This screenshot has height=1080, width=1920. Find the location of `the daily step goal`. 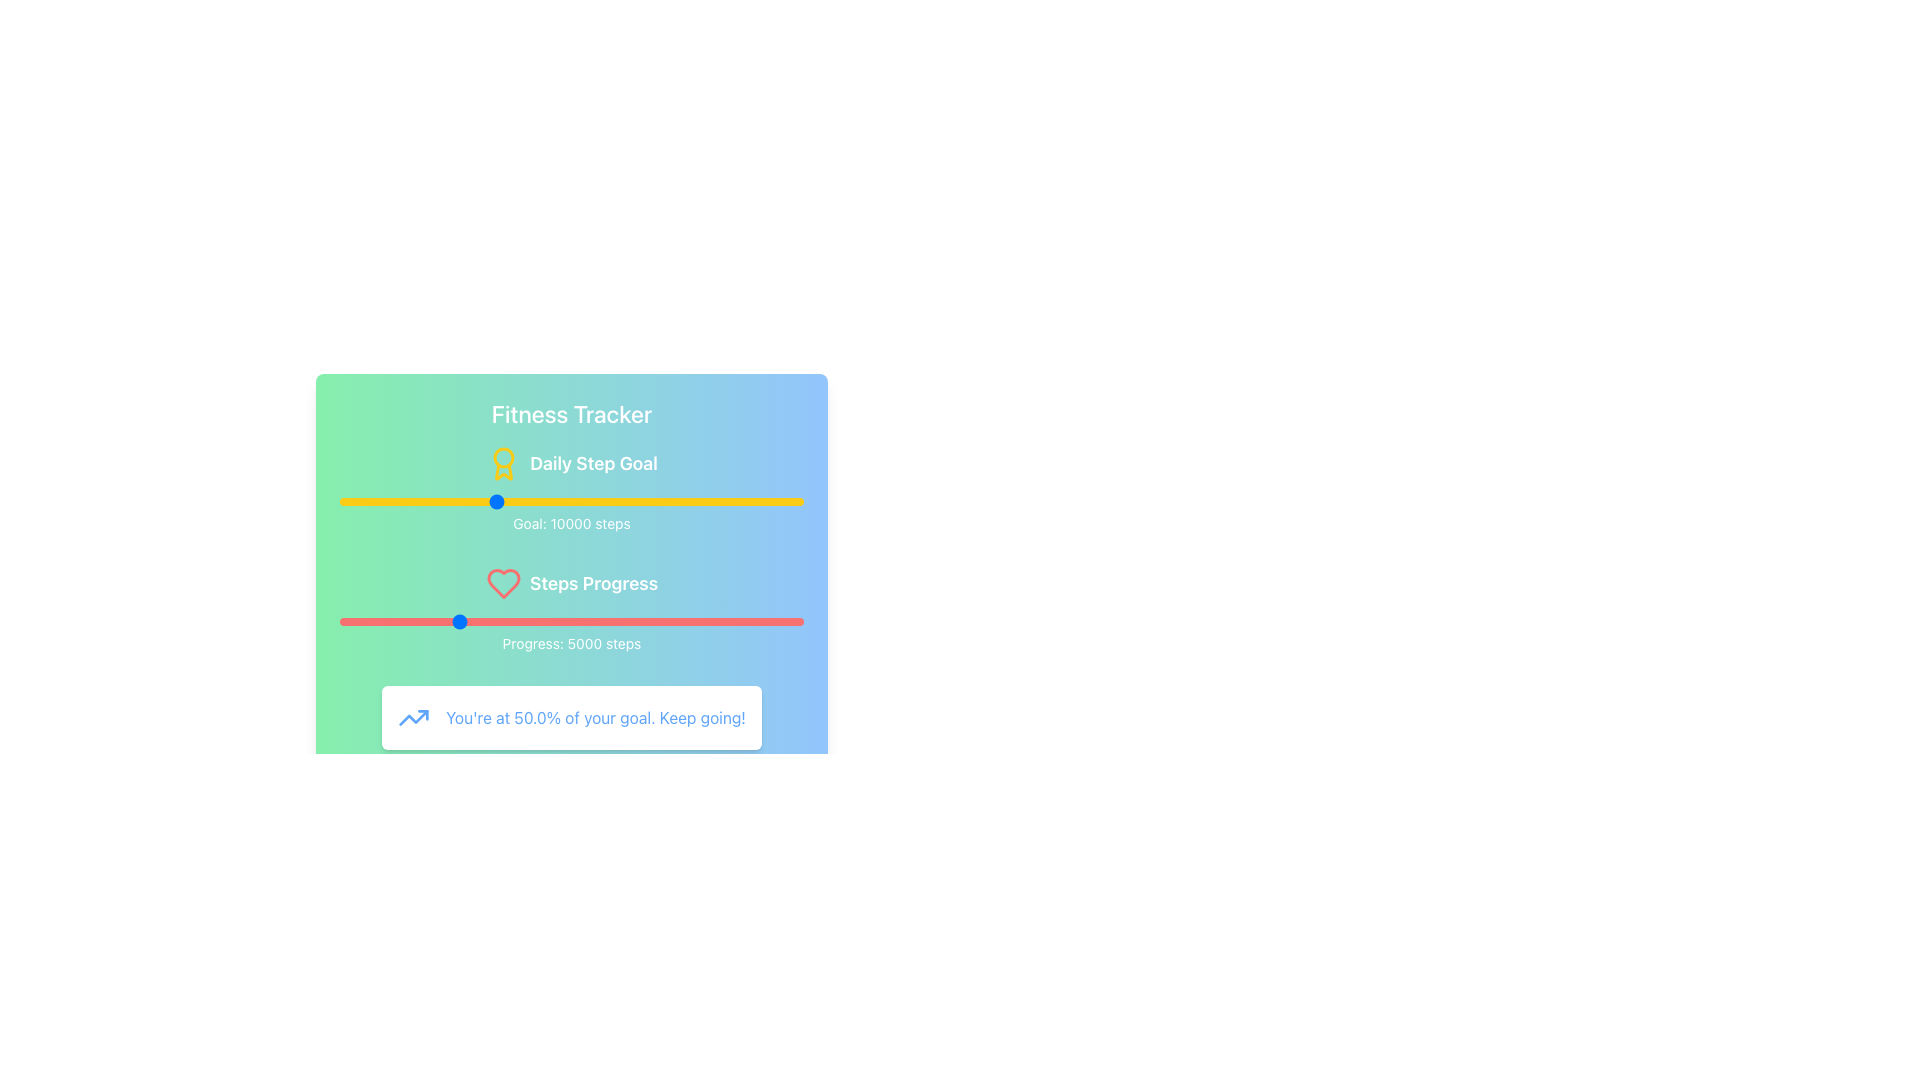

the daily step goal is located at coordinates (583, 500).